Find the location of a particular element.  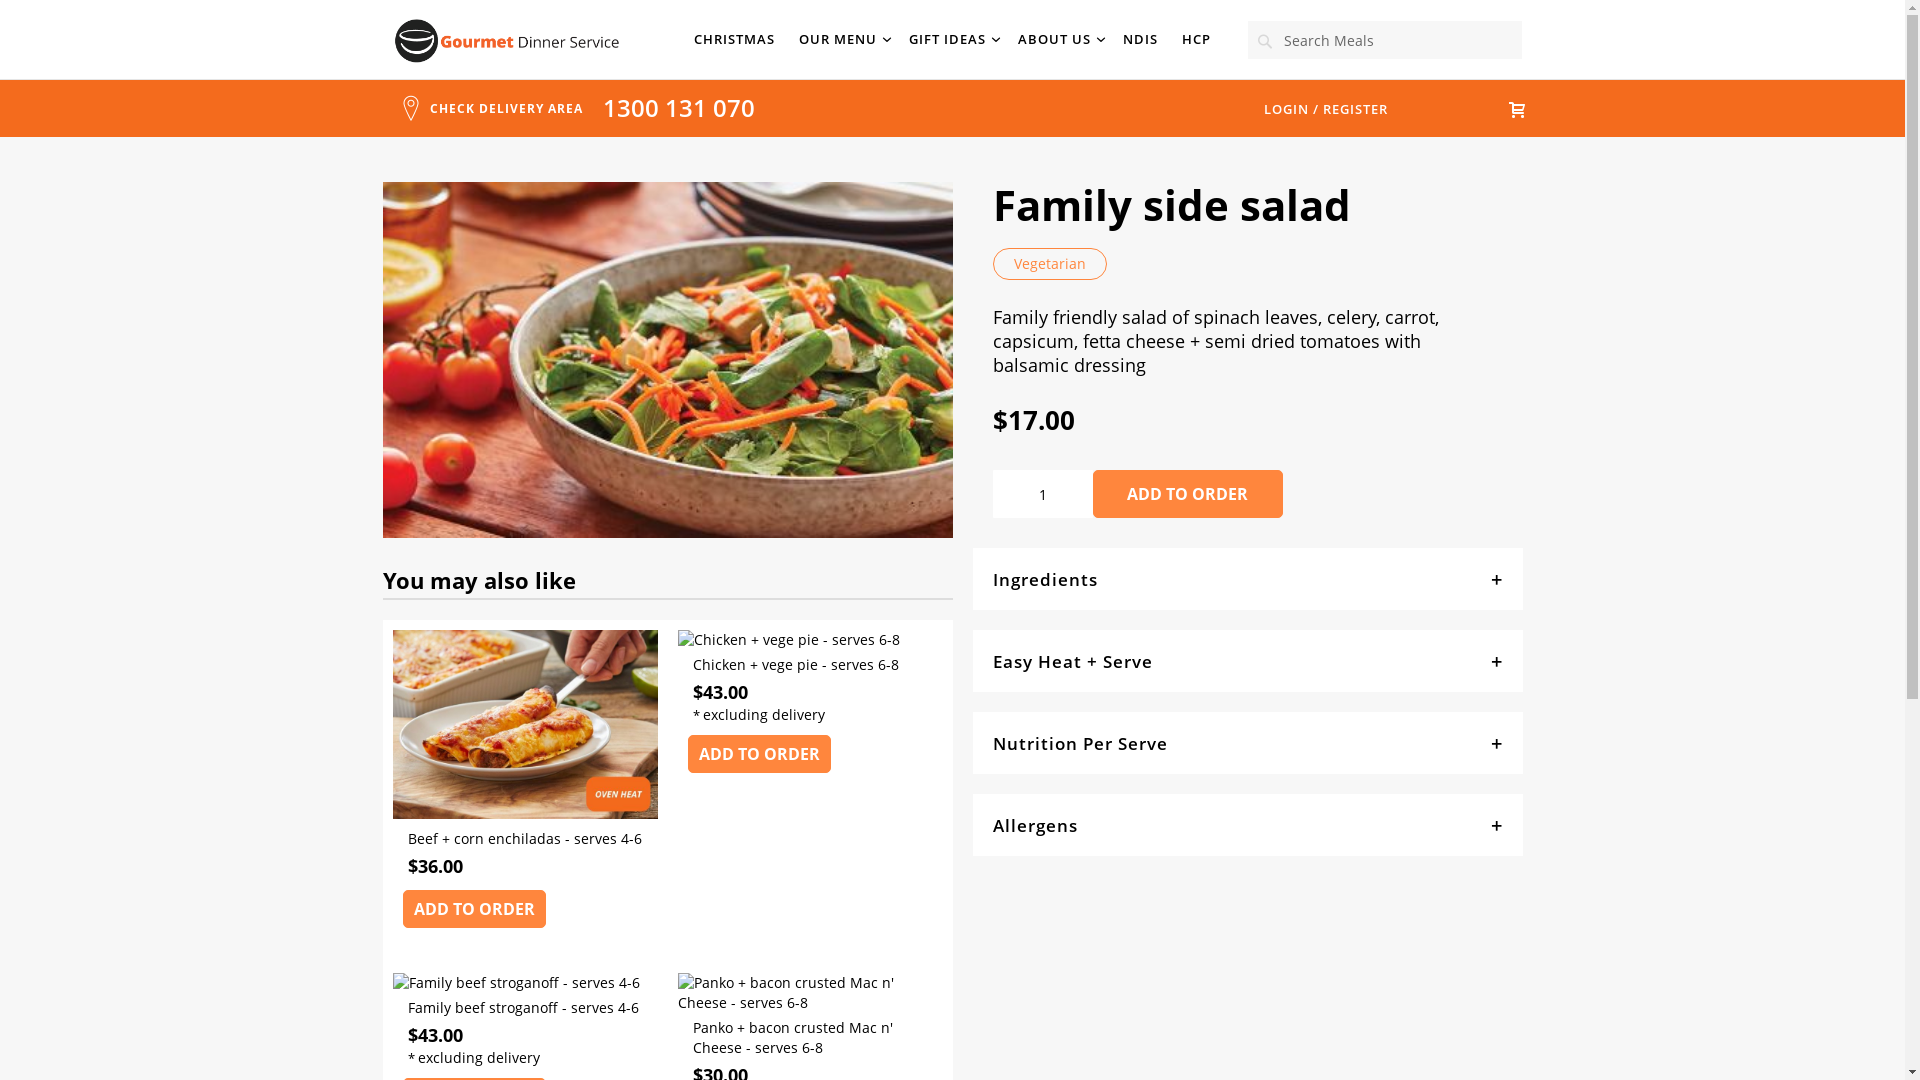

'GIFT IDEAS' is located at coordinates (950, 39).